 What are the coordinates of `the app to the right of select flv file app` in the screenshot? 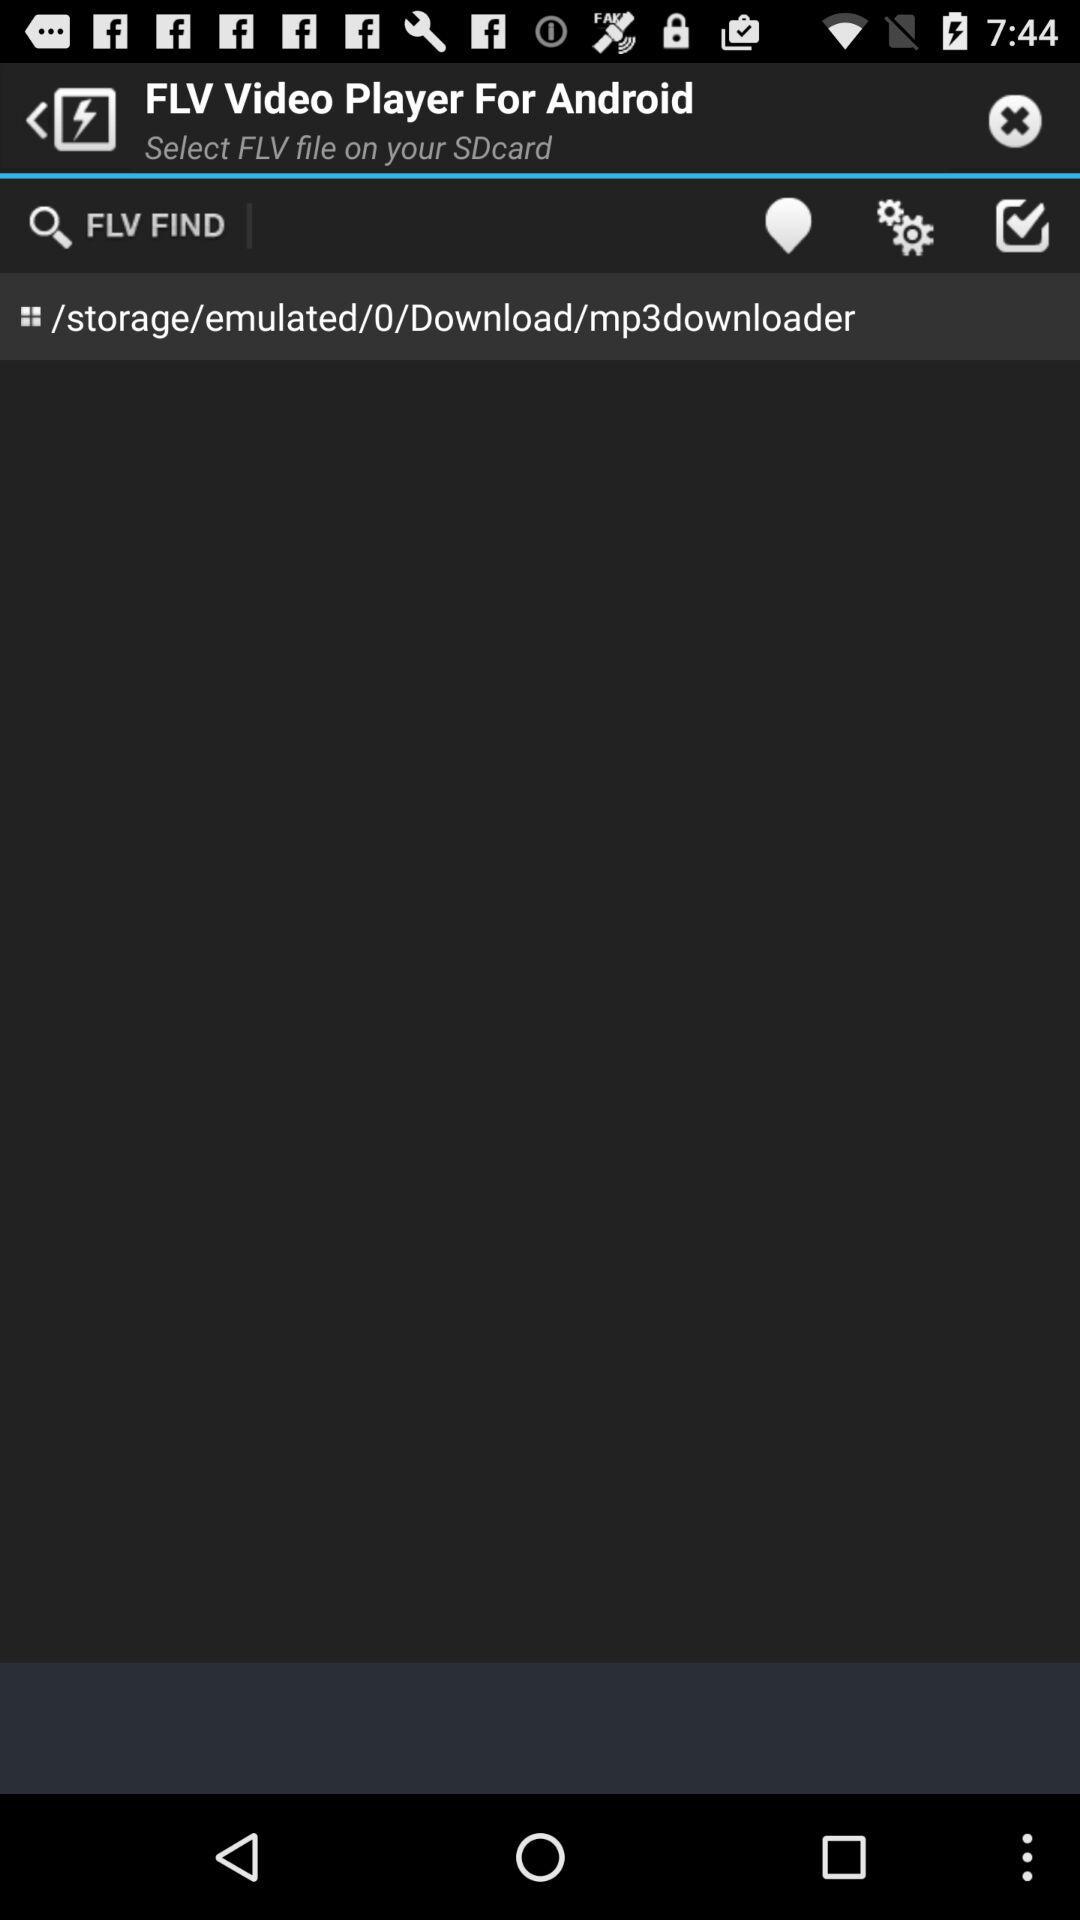 It's located at (786, 225).